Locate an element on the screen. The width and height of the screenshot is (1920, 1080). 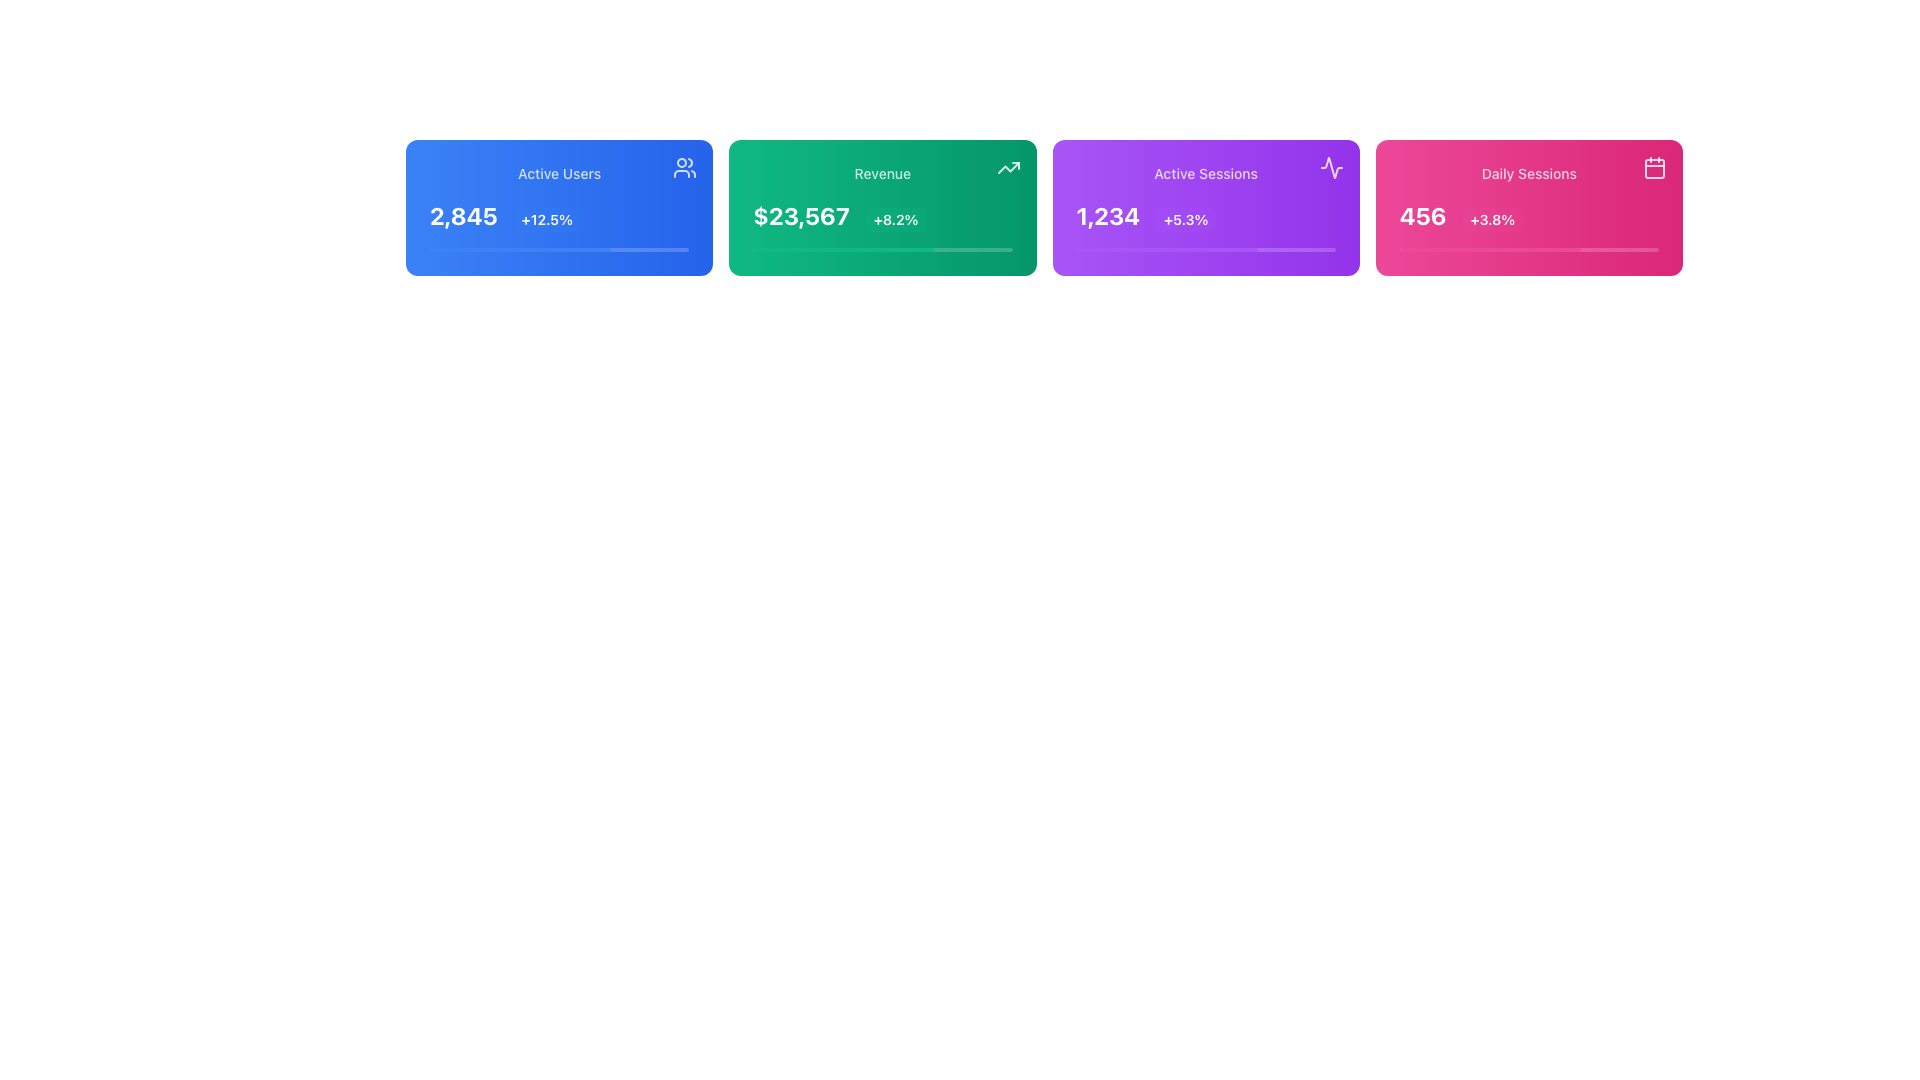
the textual display showing the numerical value and percentage change within the purple card labeled 'Active Sessions' is located at coordinates (1205, 216).